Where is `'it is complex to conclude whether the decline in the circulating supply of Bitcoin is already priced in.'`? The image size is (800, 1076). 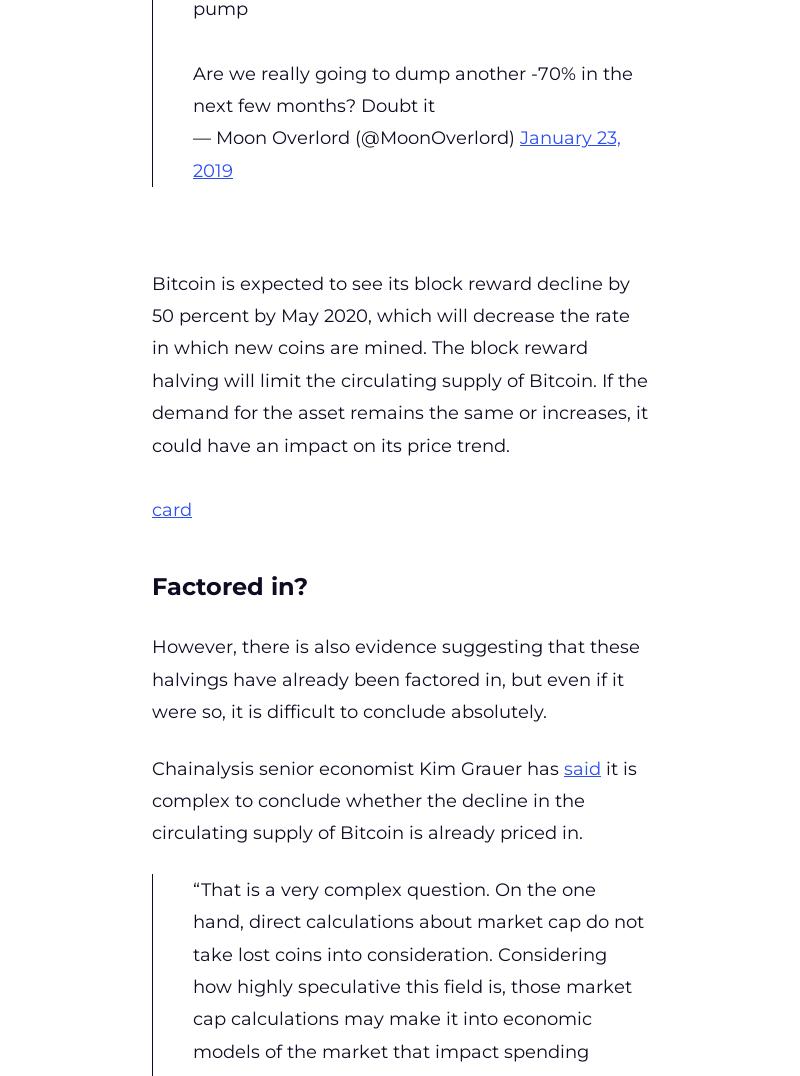
'it is complex to conclude whether the decline in the circulating supply of Bitcoin is already priced in.' is located at coordinates (393, 800).